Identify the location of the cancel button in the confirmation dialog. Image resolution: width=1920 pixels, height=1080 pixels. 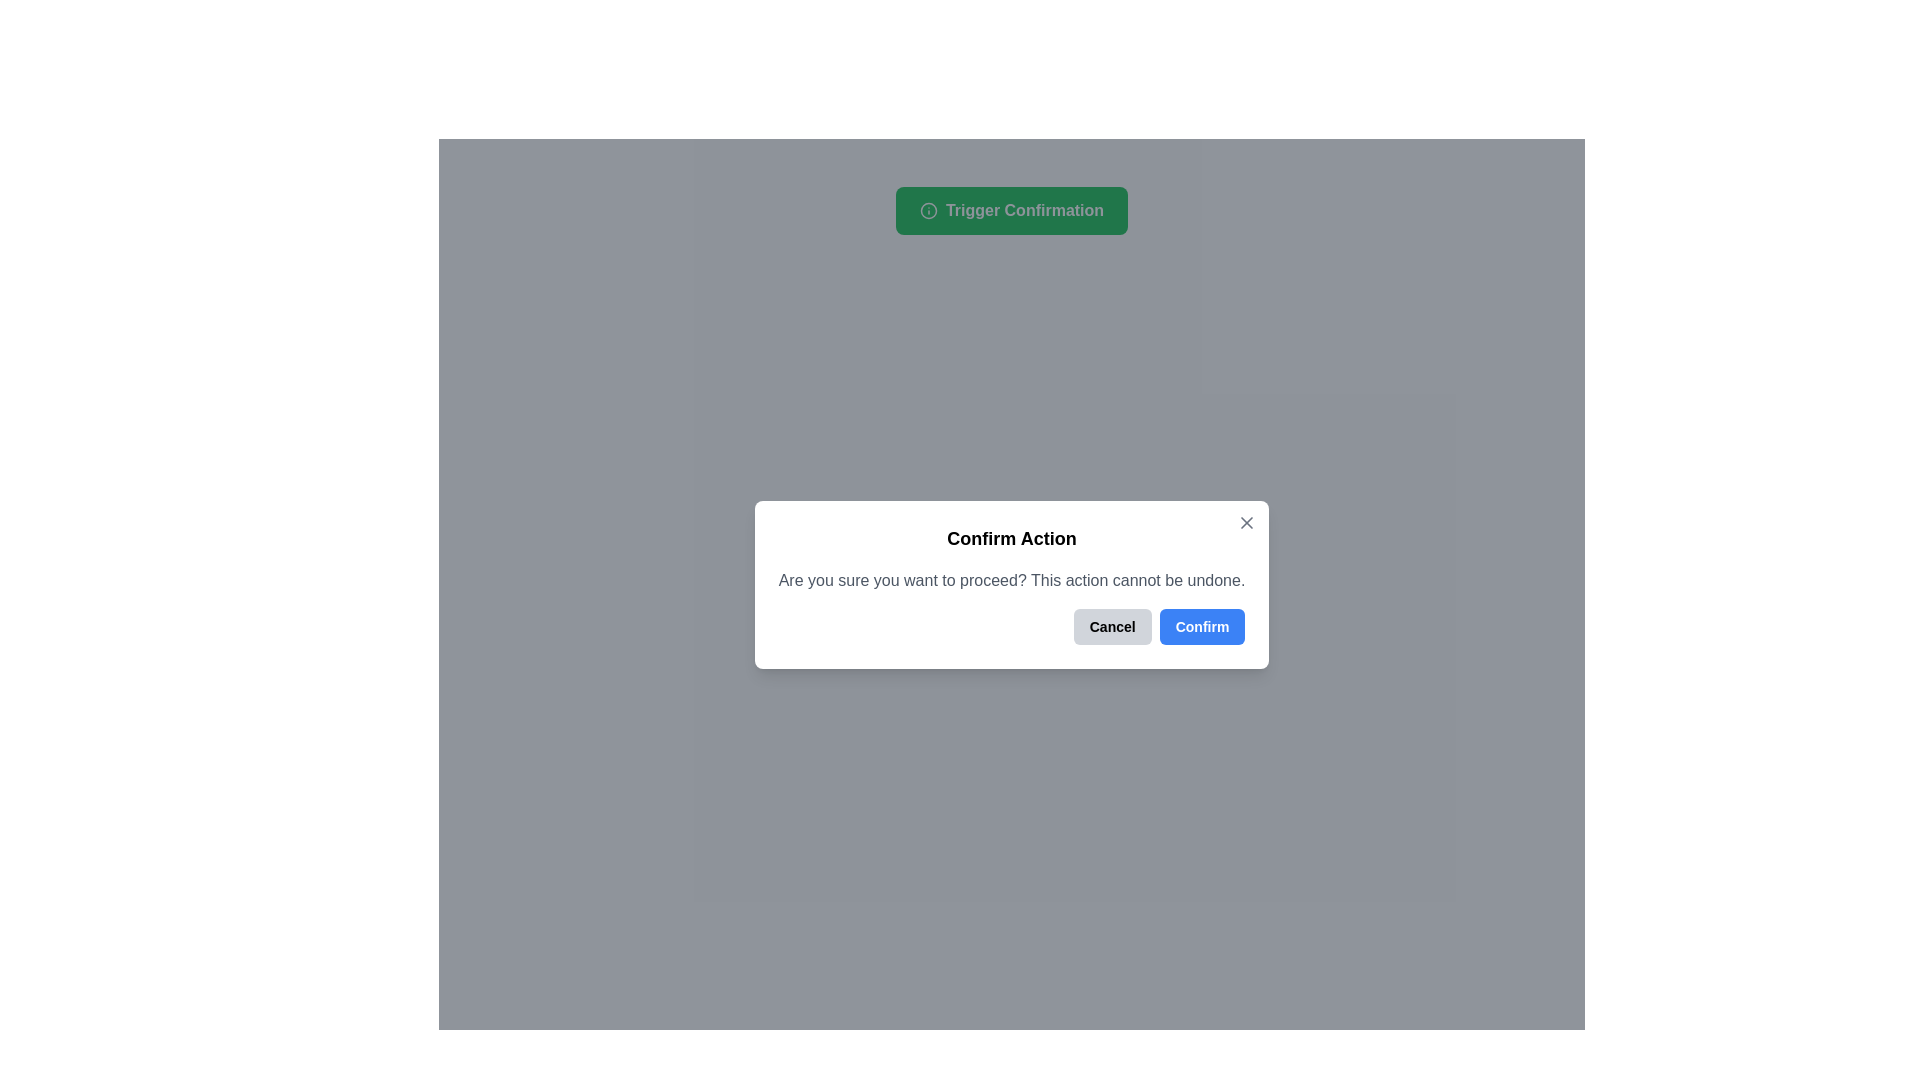
(1111, 625).